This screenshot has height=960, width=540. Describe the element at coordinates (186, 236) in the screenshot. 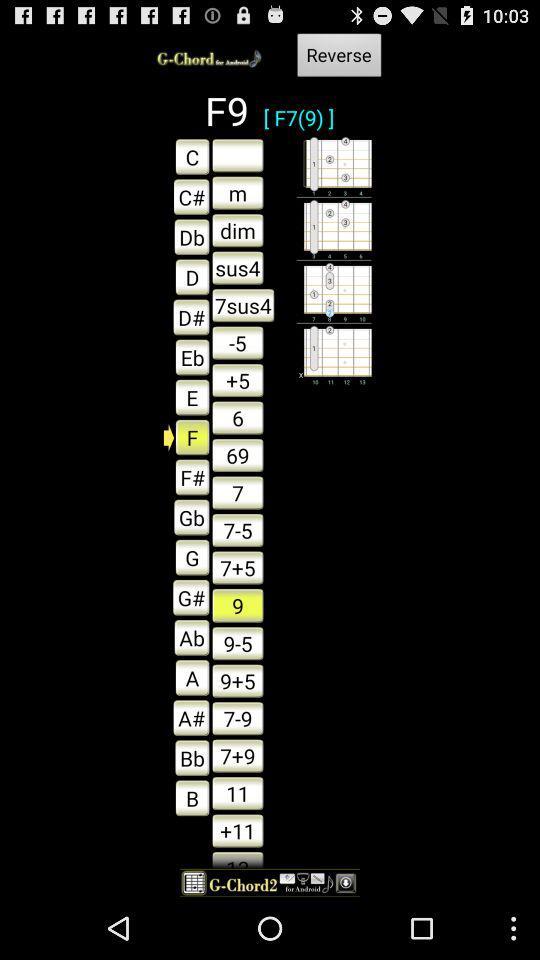

I see `the db` at that location.